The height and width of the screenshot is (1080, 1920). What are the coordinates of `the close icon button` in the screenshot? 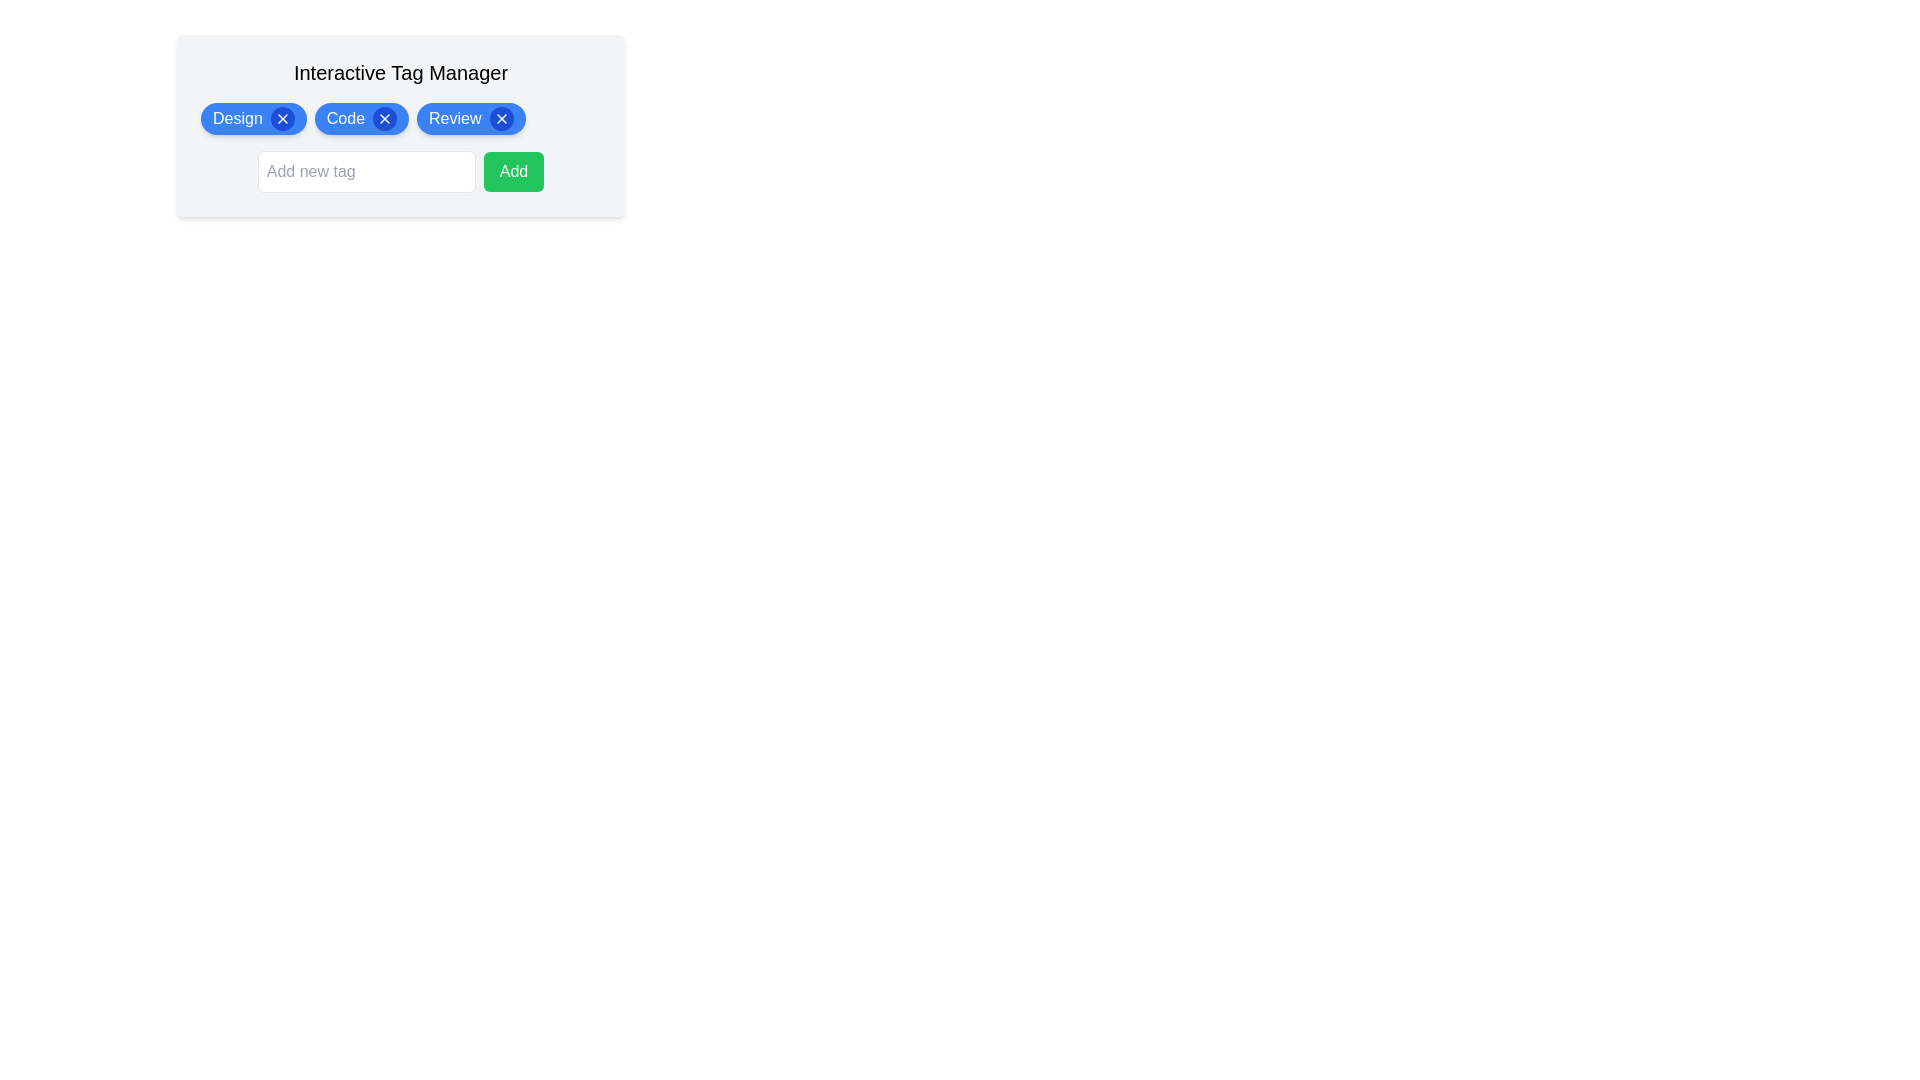 It's located at (501, 119).